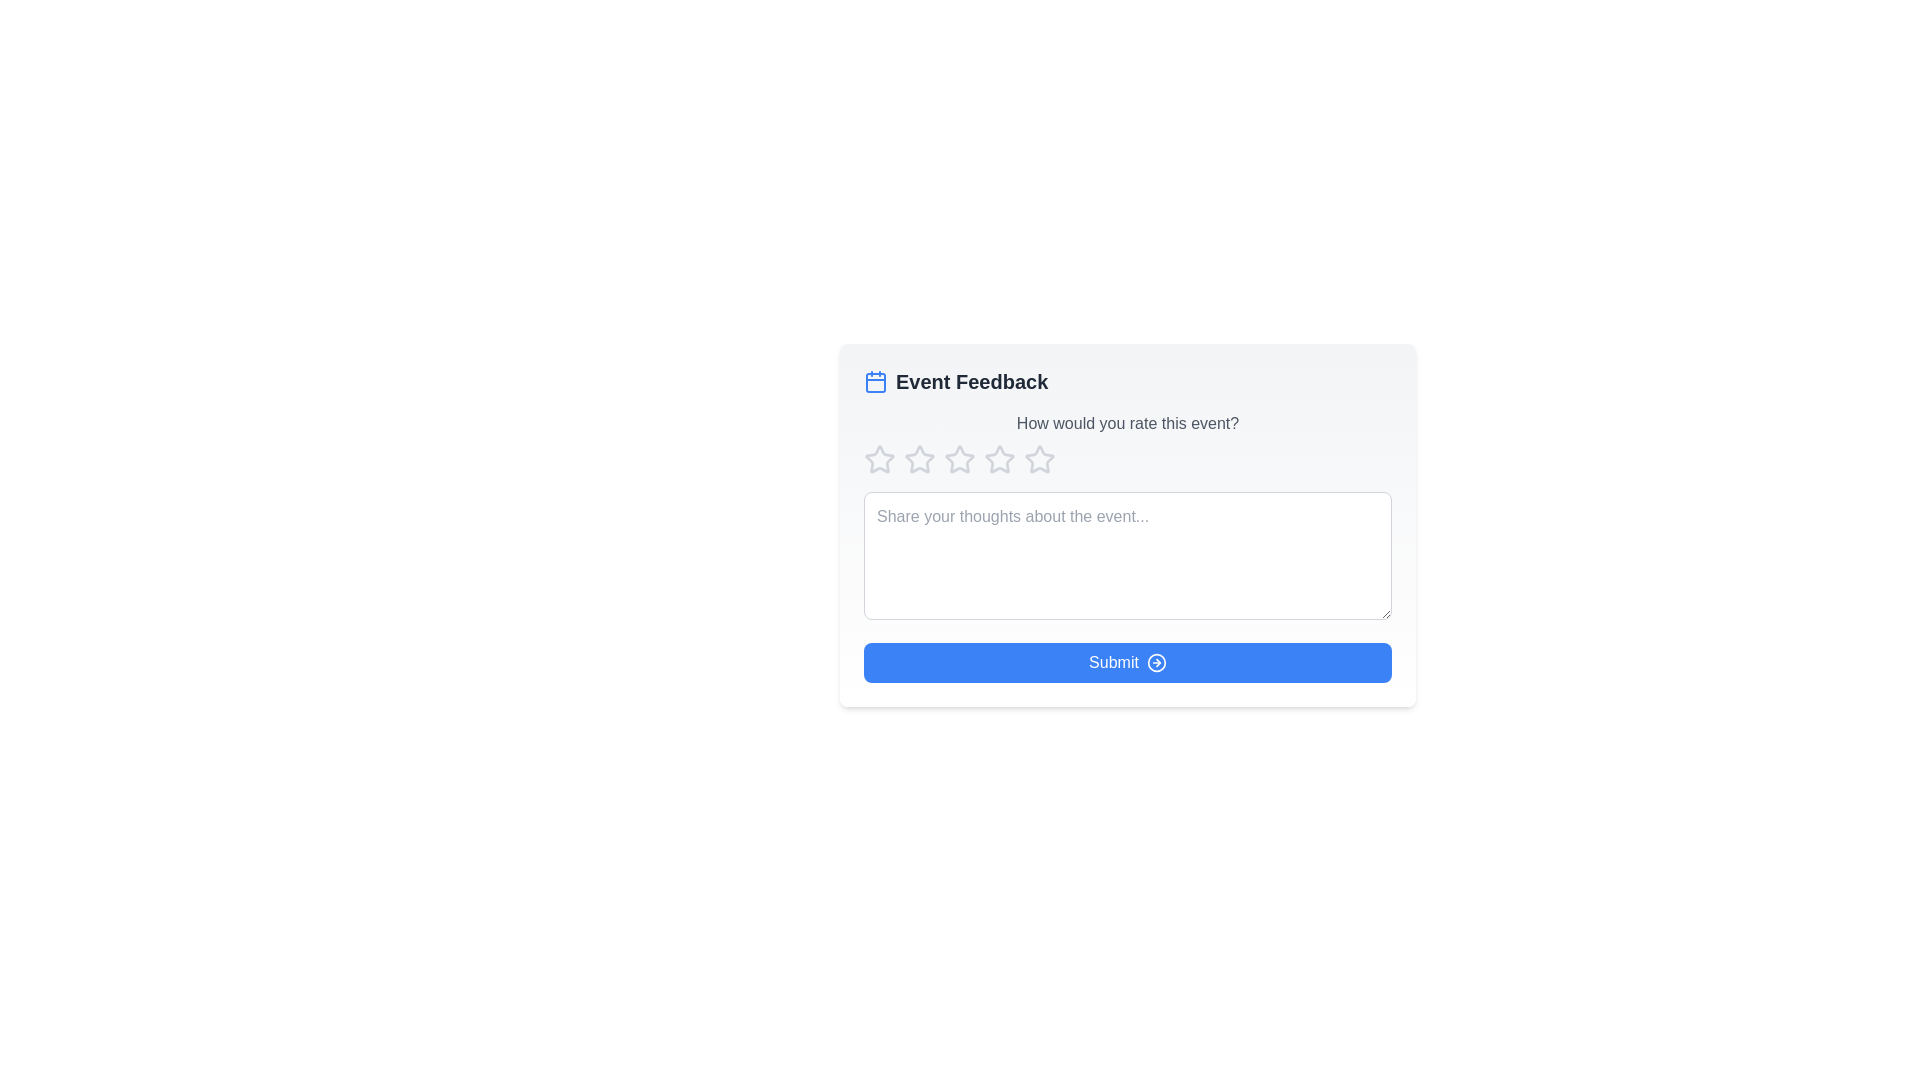 The height and width of the screenshot is (1080, 1920). Describe the element at coordinates (879, 459) in the screenshot. I see `the first star in the star rating icon sequence` at that location.